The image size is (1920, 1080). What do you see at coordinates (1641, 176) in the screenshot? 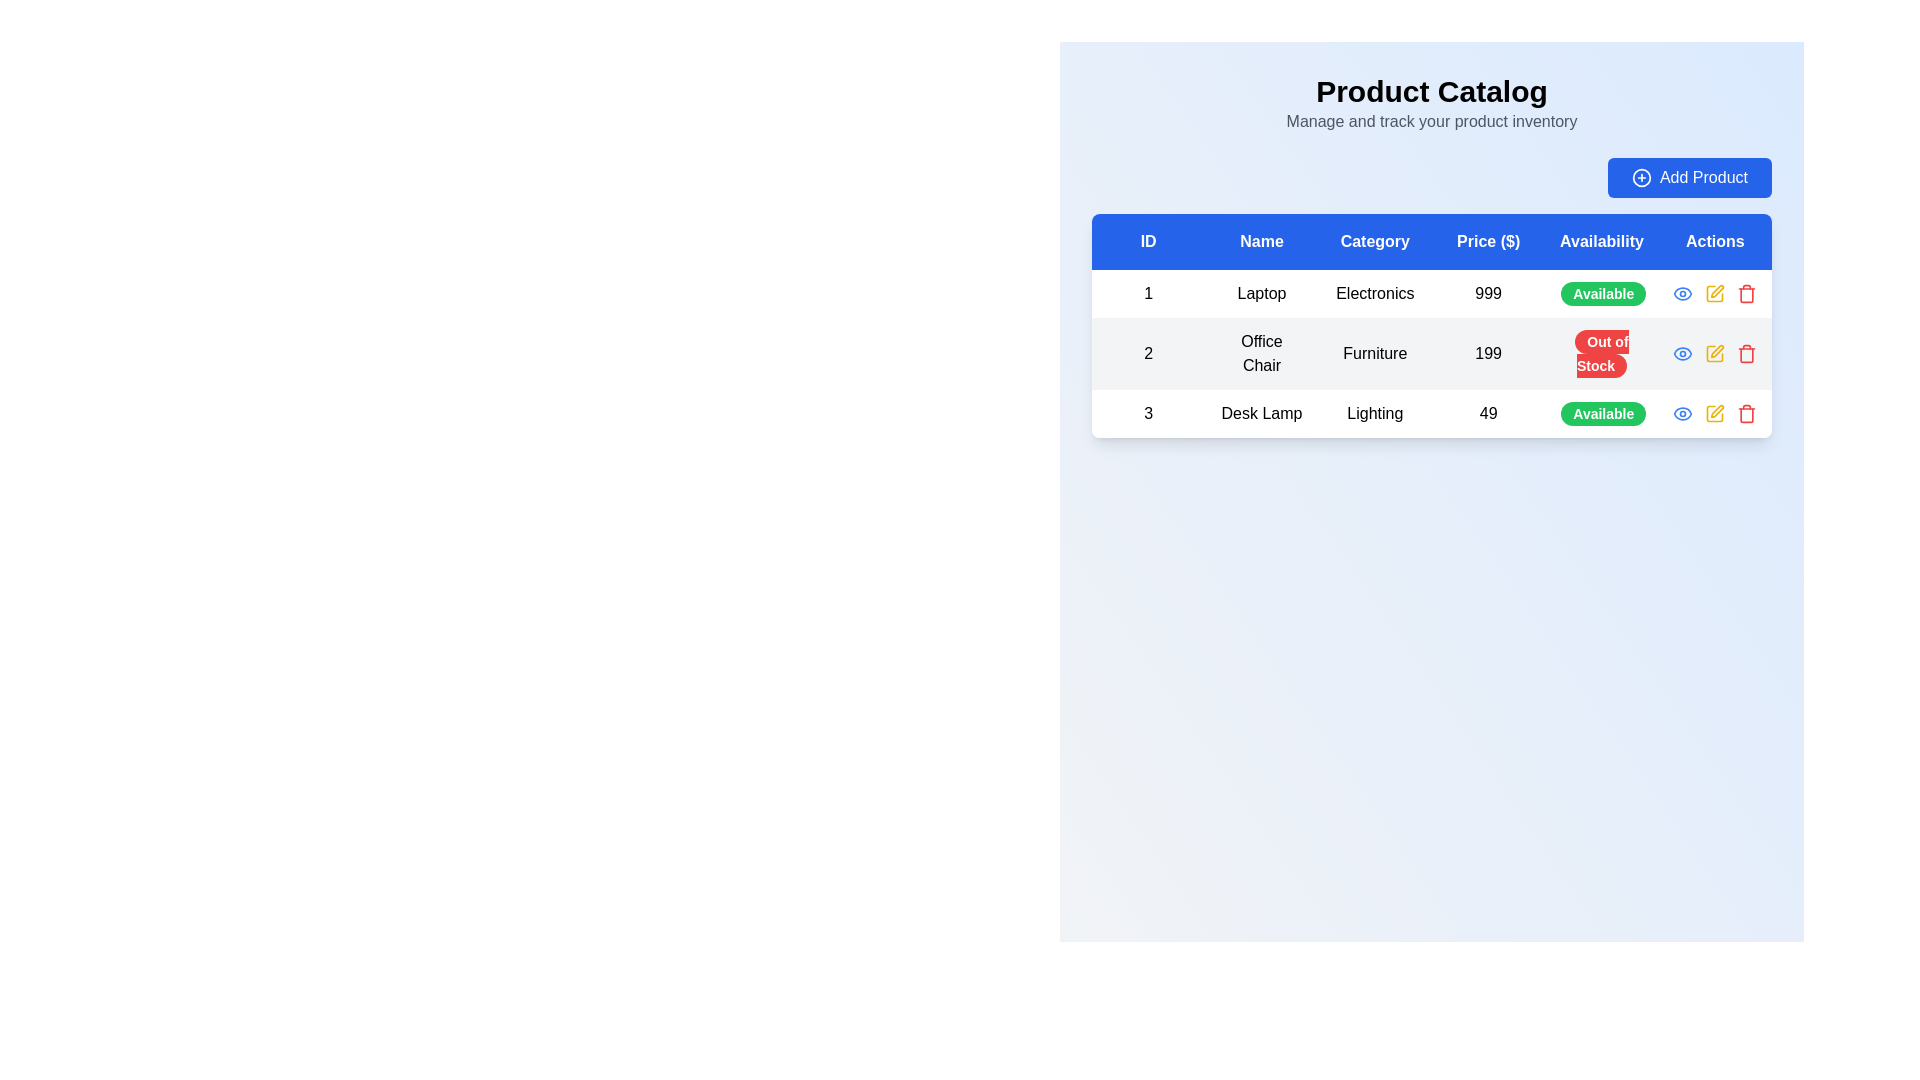
I see `the circular icon with a blue background and white stroke, which contains a plus symbol` at bounding box center [1641, 176].